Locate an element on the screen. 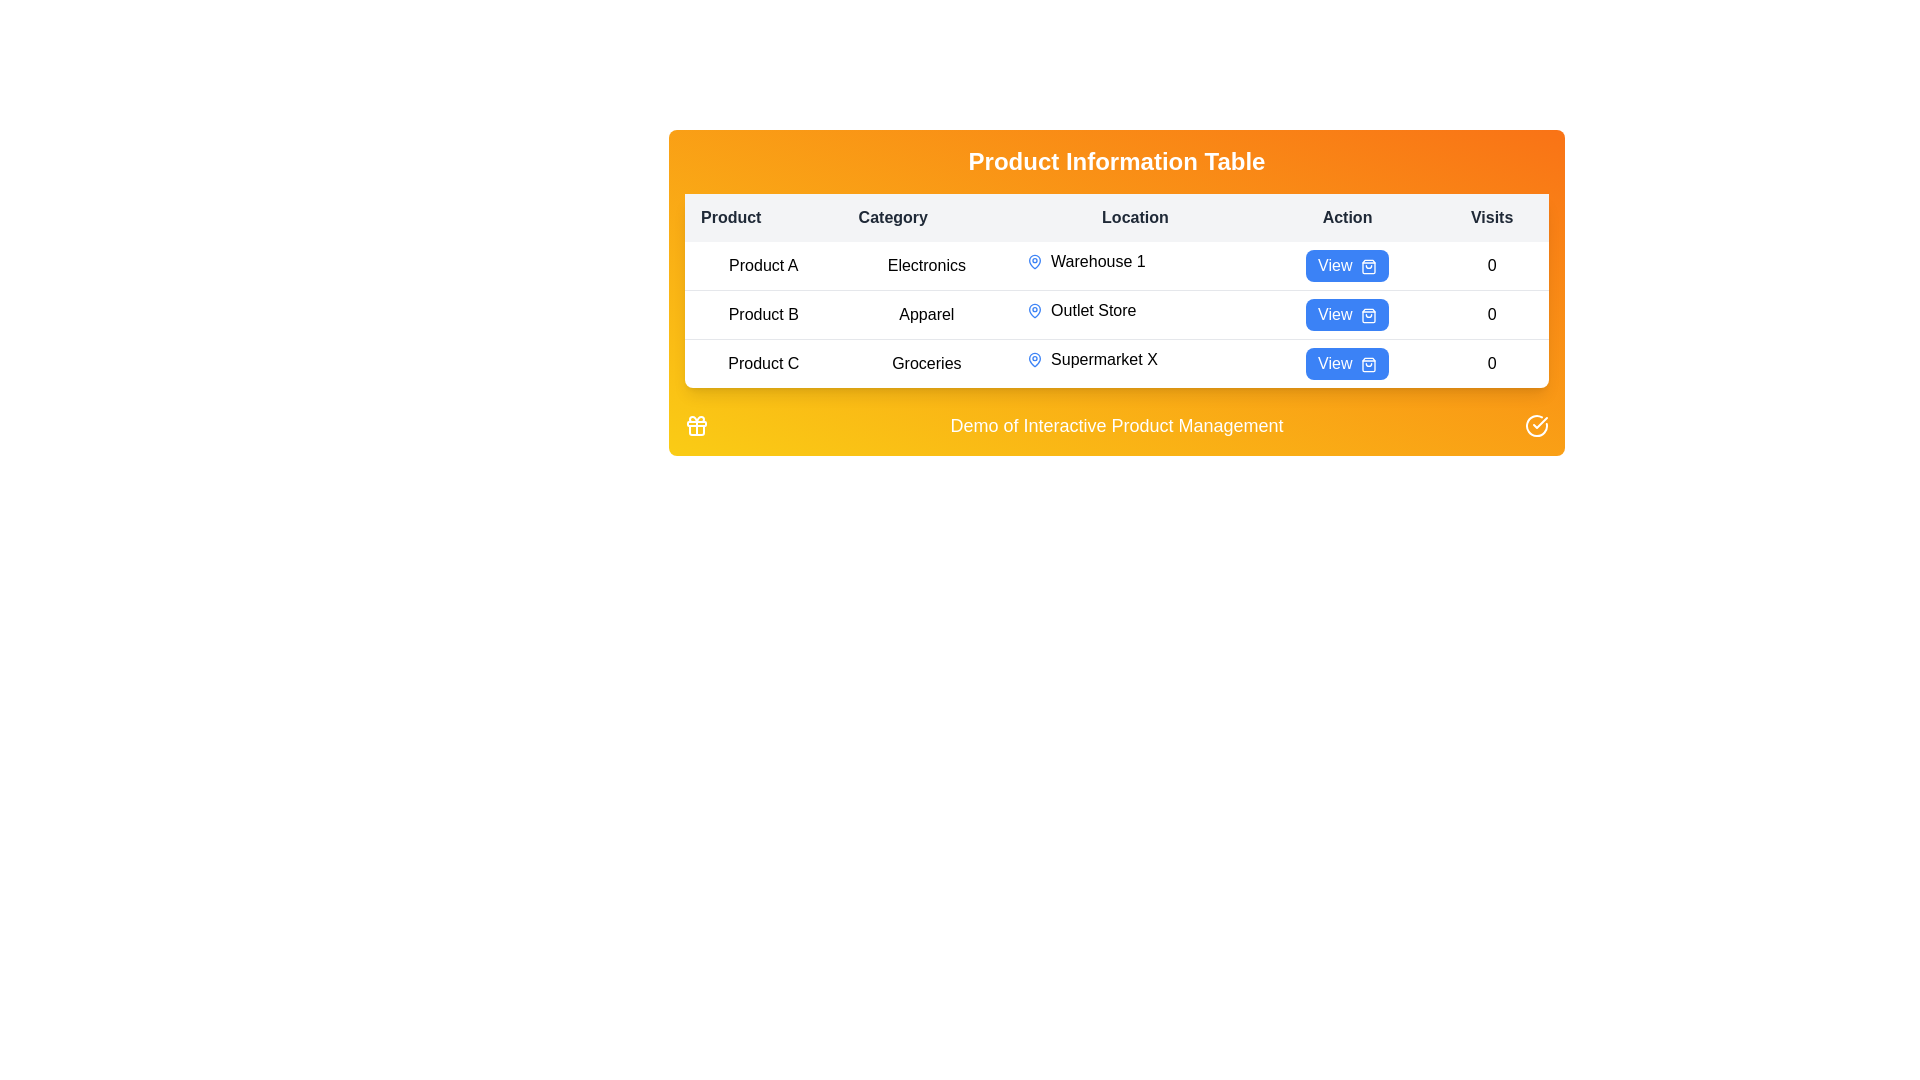  the third entry in the 'Product' column of the table, which serves as a label for identification, positioned to the left of 'Groceries' and aligned with 'Supermarket X' in the 'Location' column is located at coordinates (762, 363).